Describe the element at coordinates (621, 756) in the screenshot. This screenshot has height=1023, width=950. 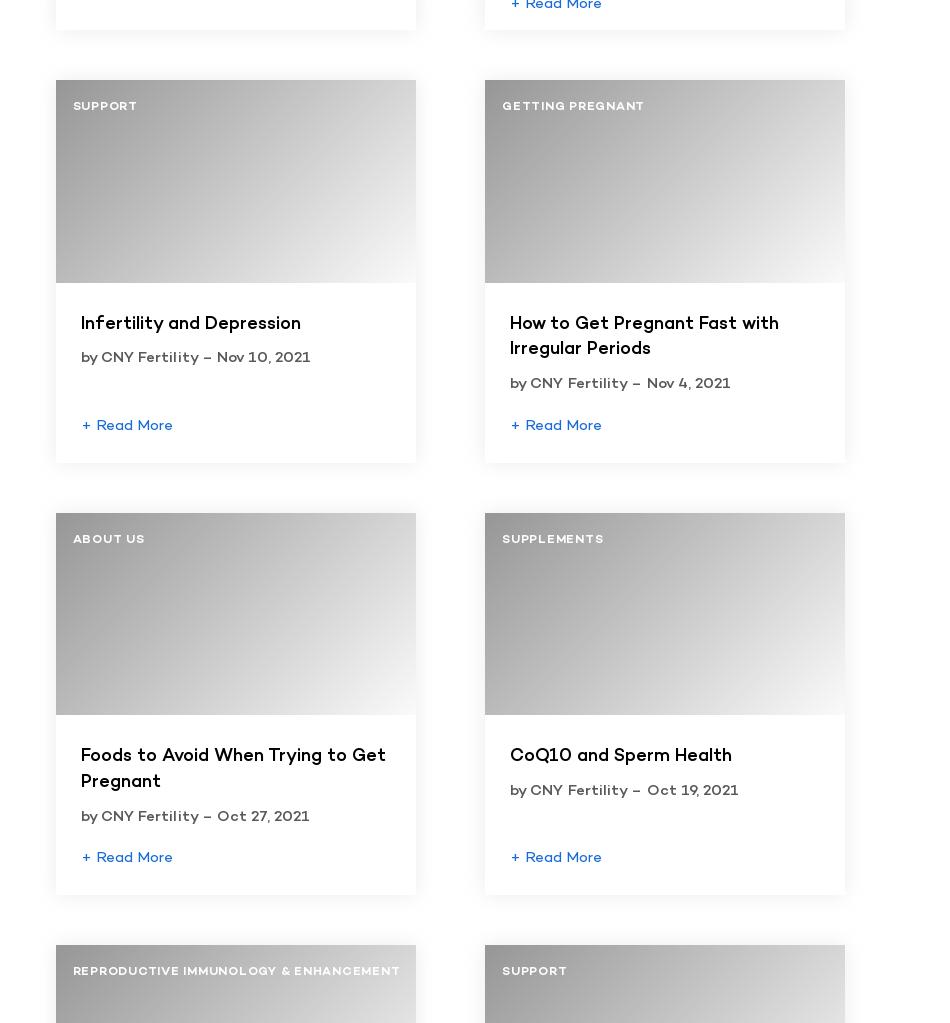
I see `'CoQ10 and Sperm Health'` at that location.